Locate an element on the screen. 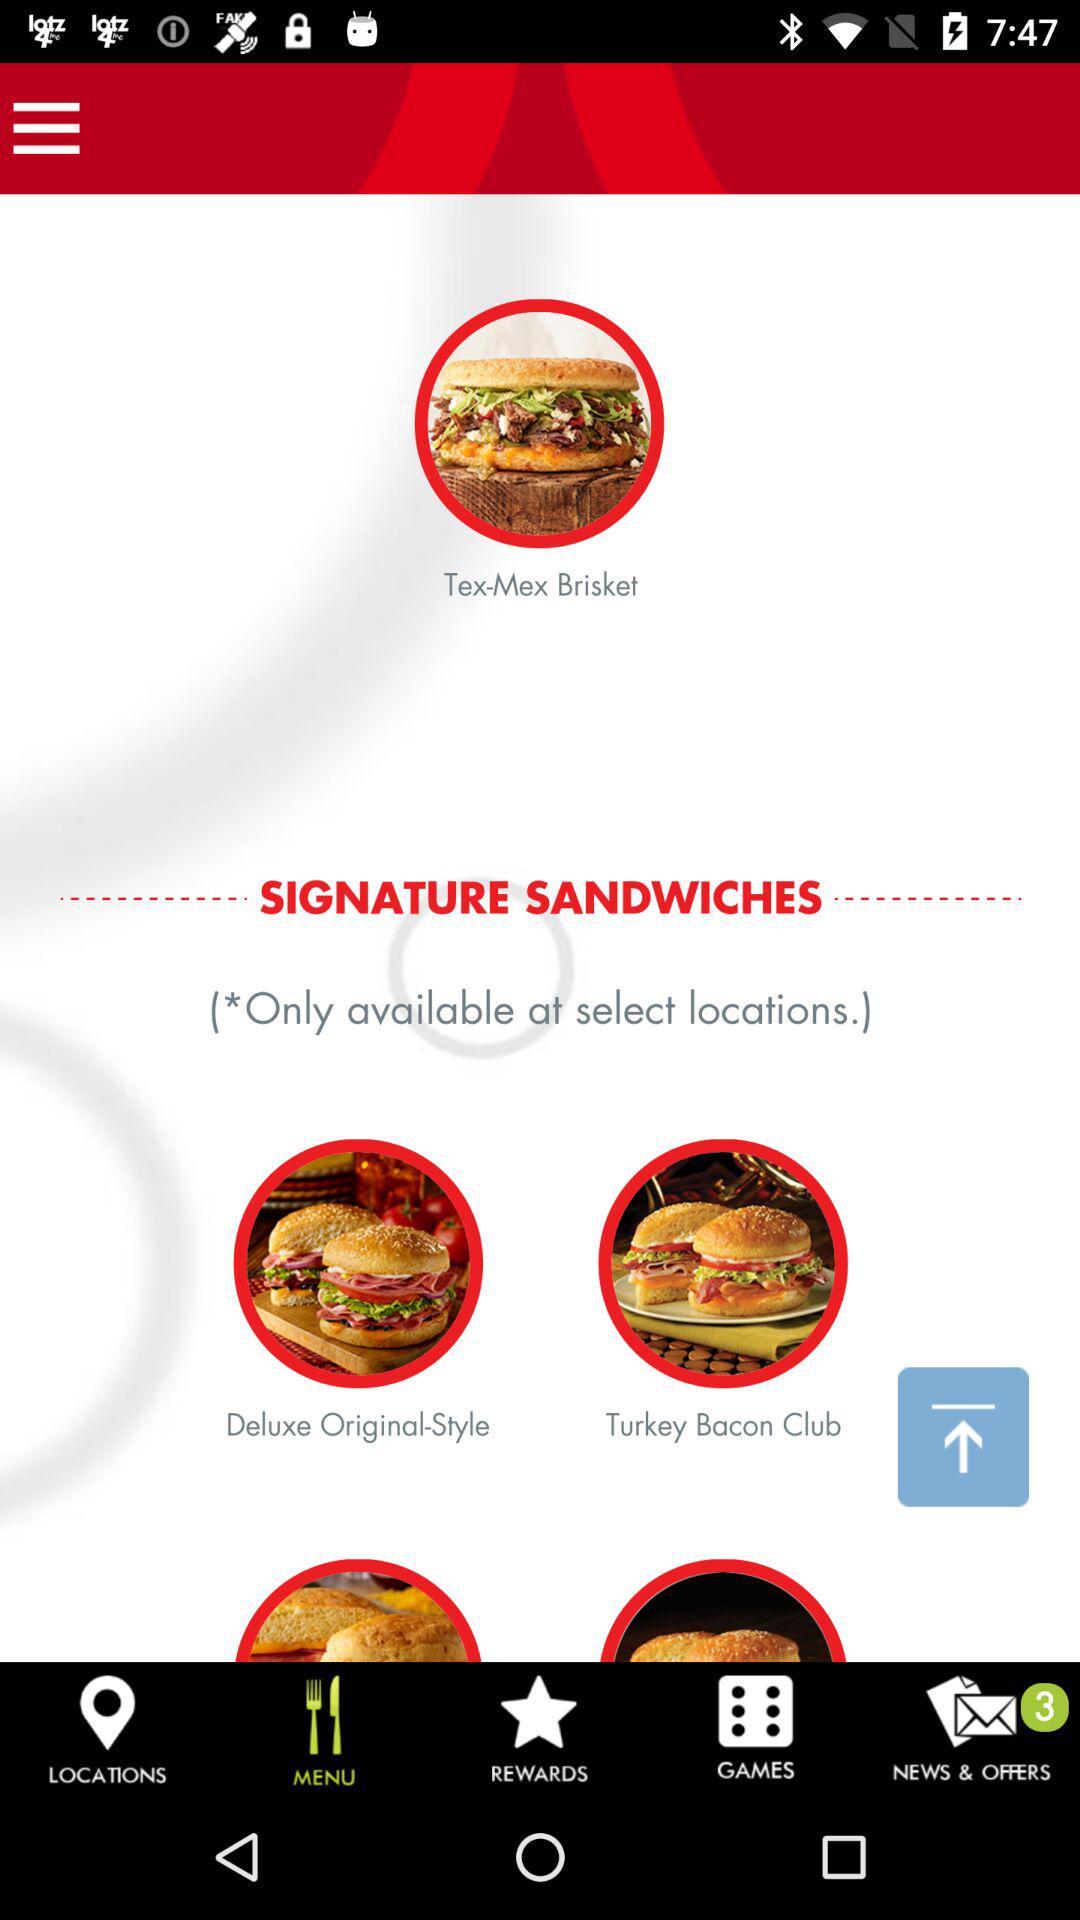 This screenshot has height=1920, width=1080. more is located at coordinates (45, 127).